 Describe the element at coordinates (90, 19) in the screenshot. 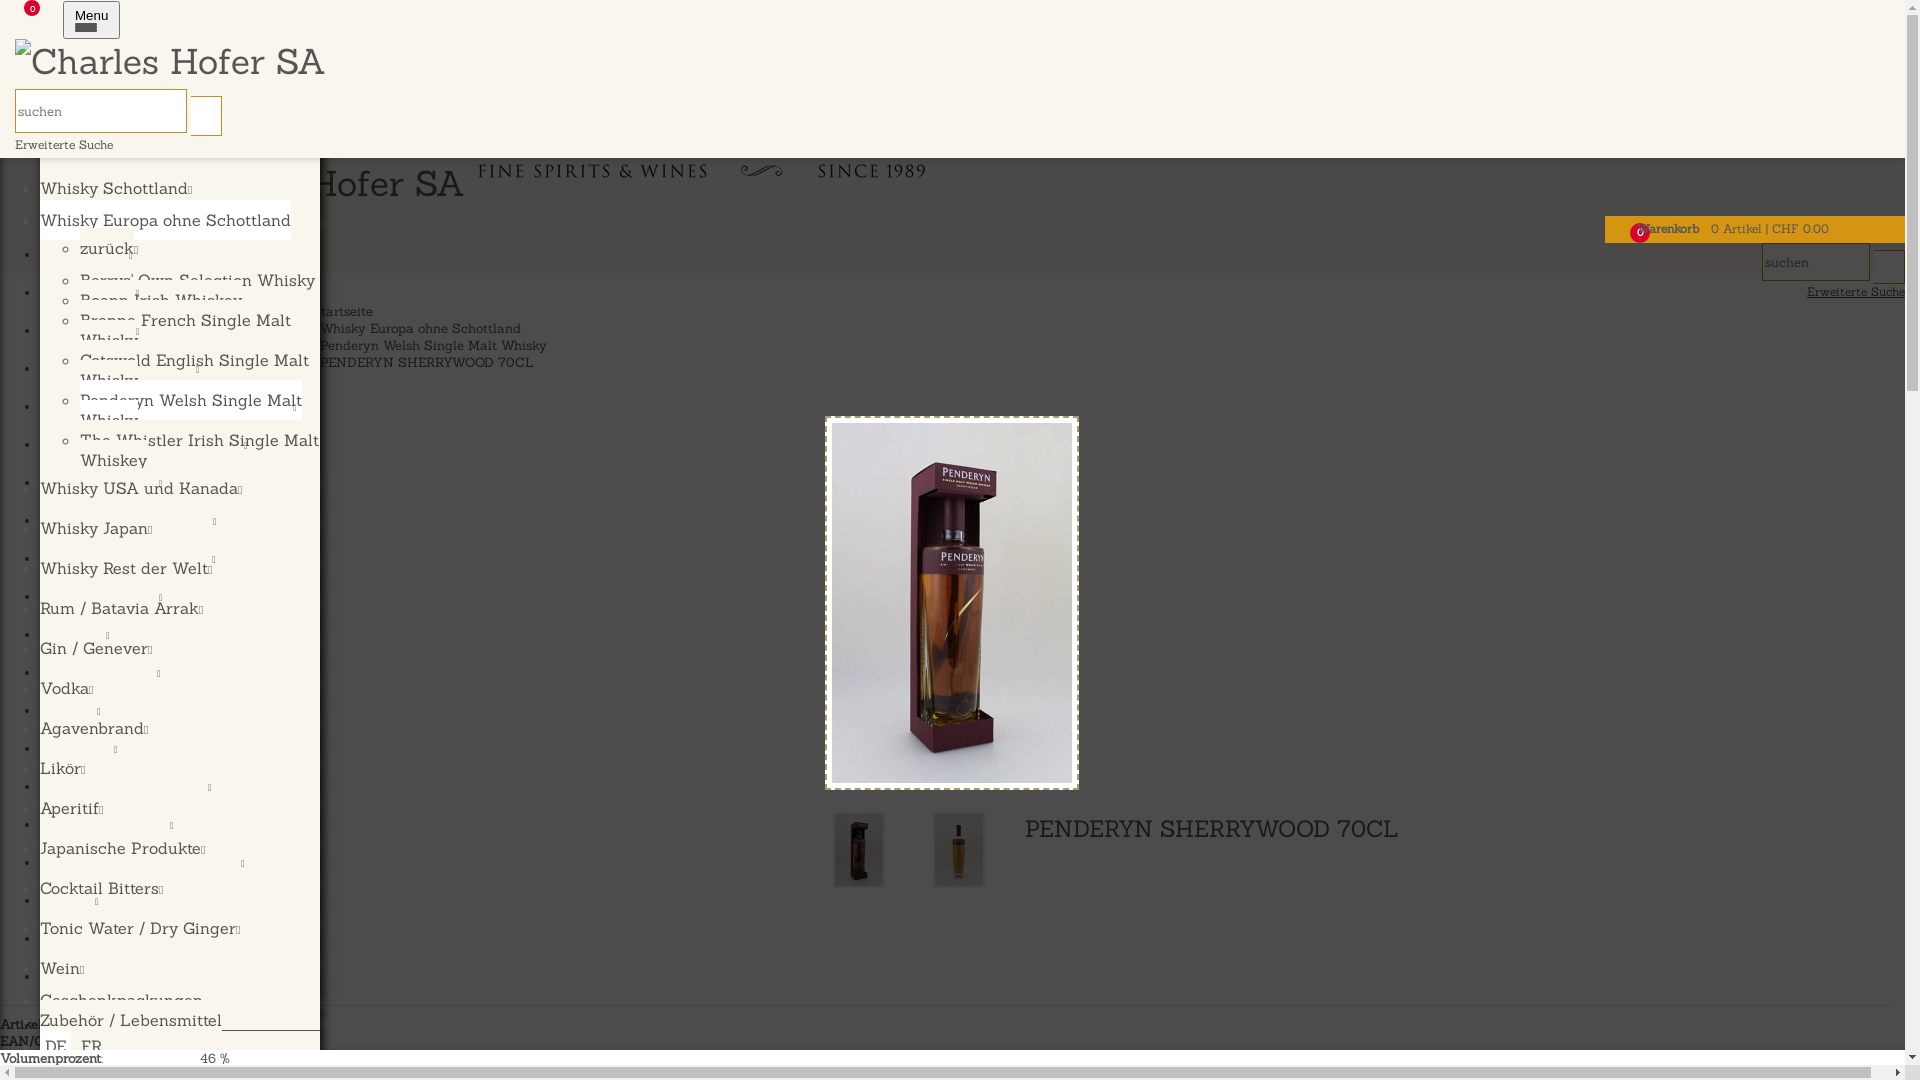

I see `'Menu'` at that location.